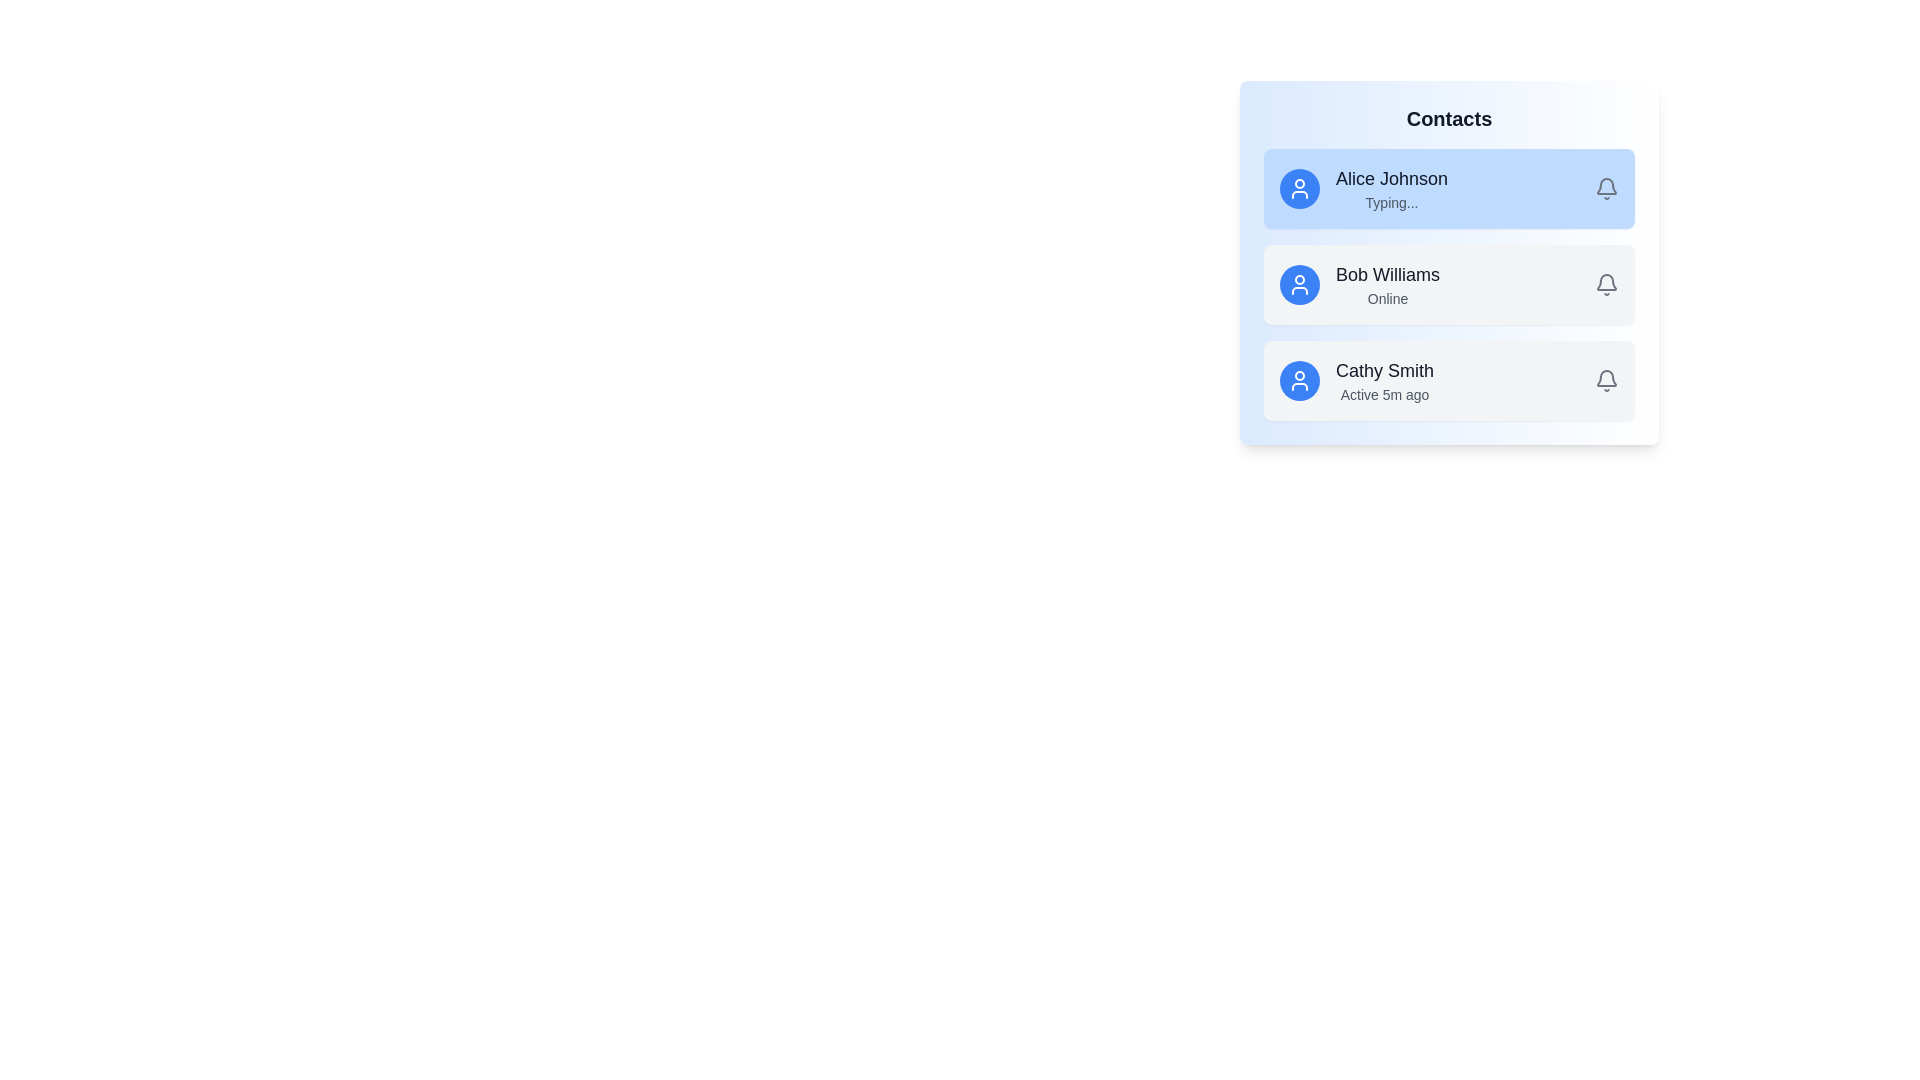  What do you see at coordinates (1300, 285) in the screenshot?
I see `the User avatar icon located in the second row of the contact list, to the left of the name 'Bob Williams'` at bounding box center [1300, 285].